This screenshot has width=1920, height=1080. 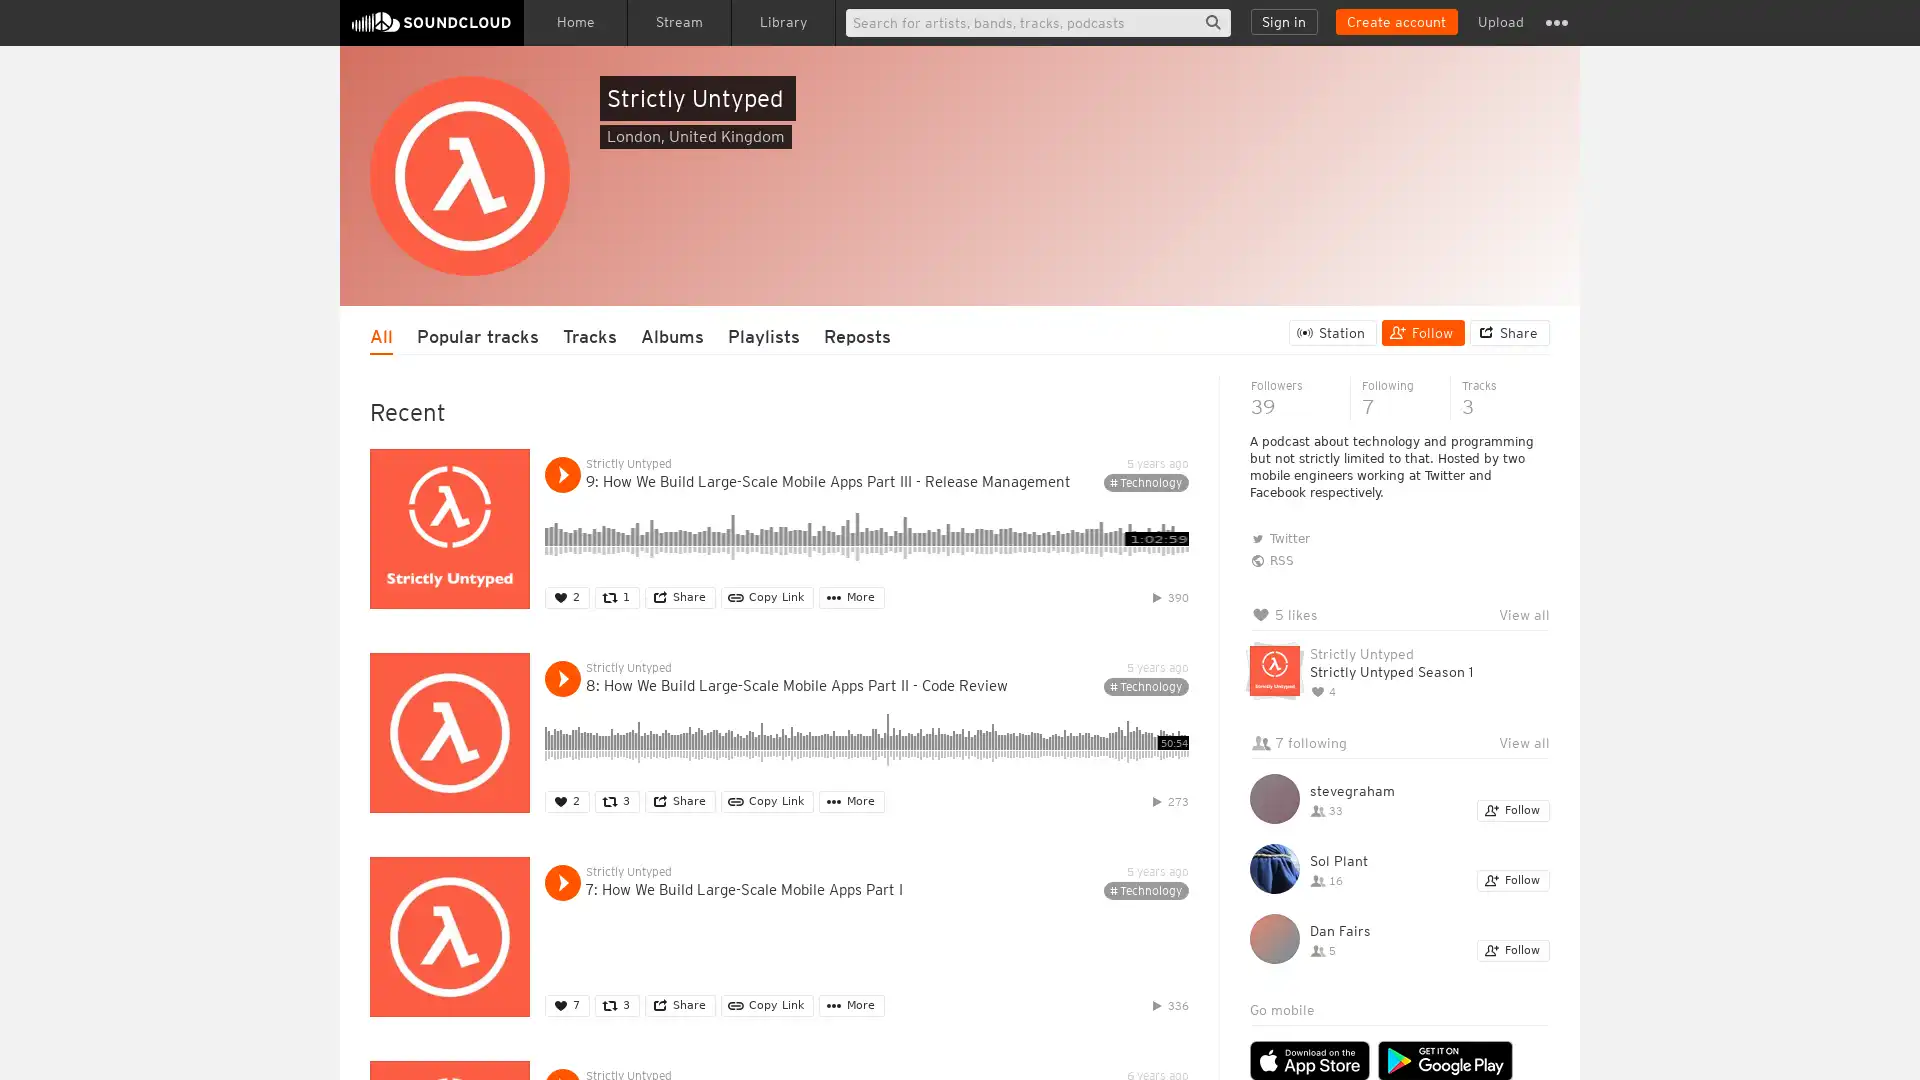 What do you see at coordinates (566, 800) in the screenshot?
I see `Like` at bounding box center [566, 800].